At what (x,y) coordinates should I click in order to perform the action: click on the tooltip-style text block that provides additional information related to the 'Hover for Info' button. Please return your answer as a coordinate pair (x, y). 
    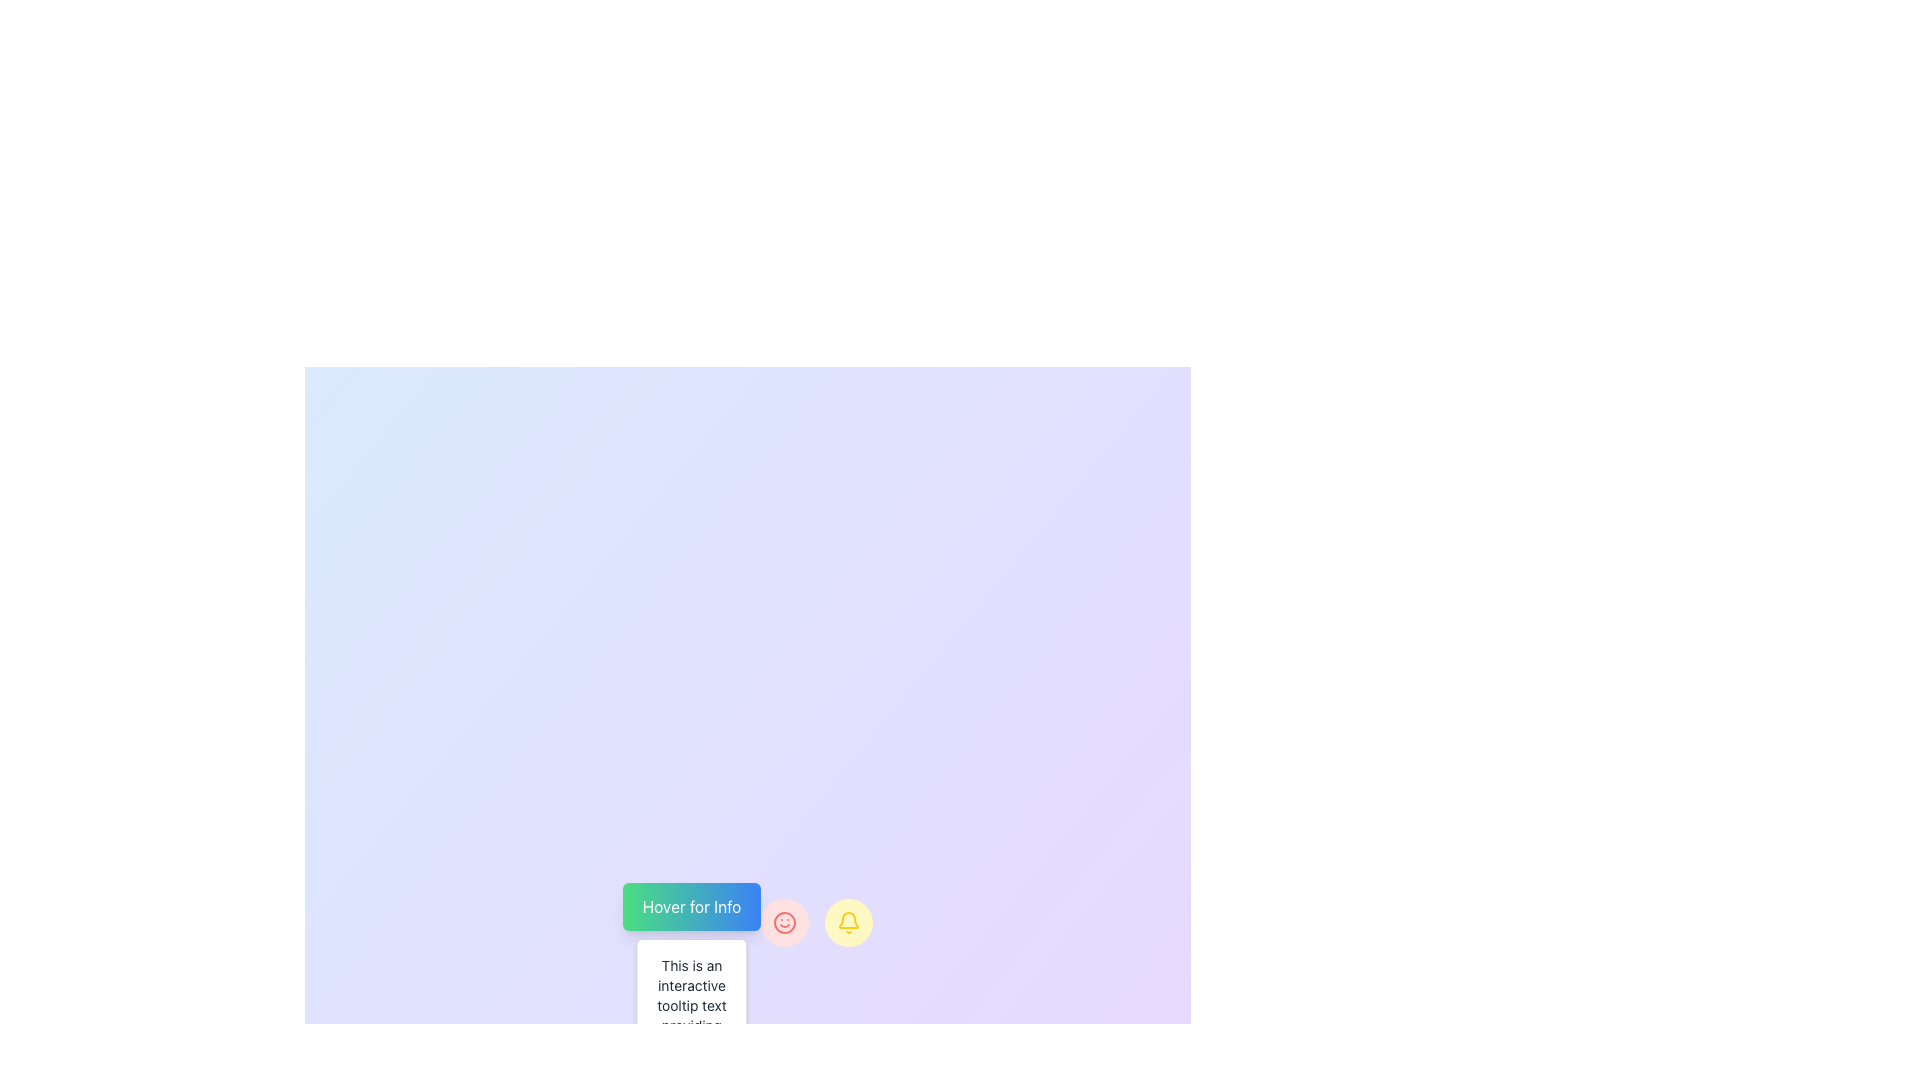
    Looking at the image, I should click on (691, 1015).